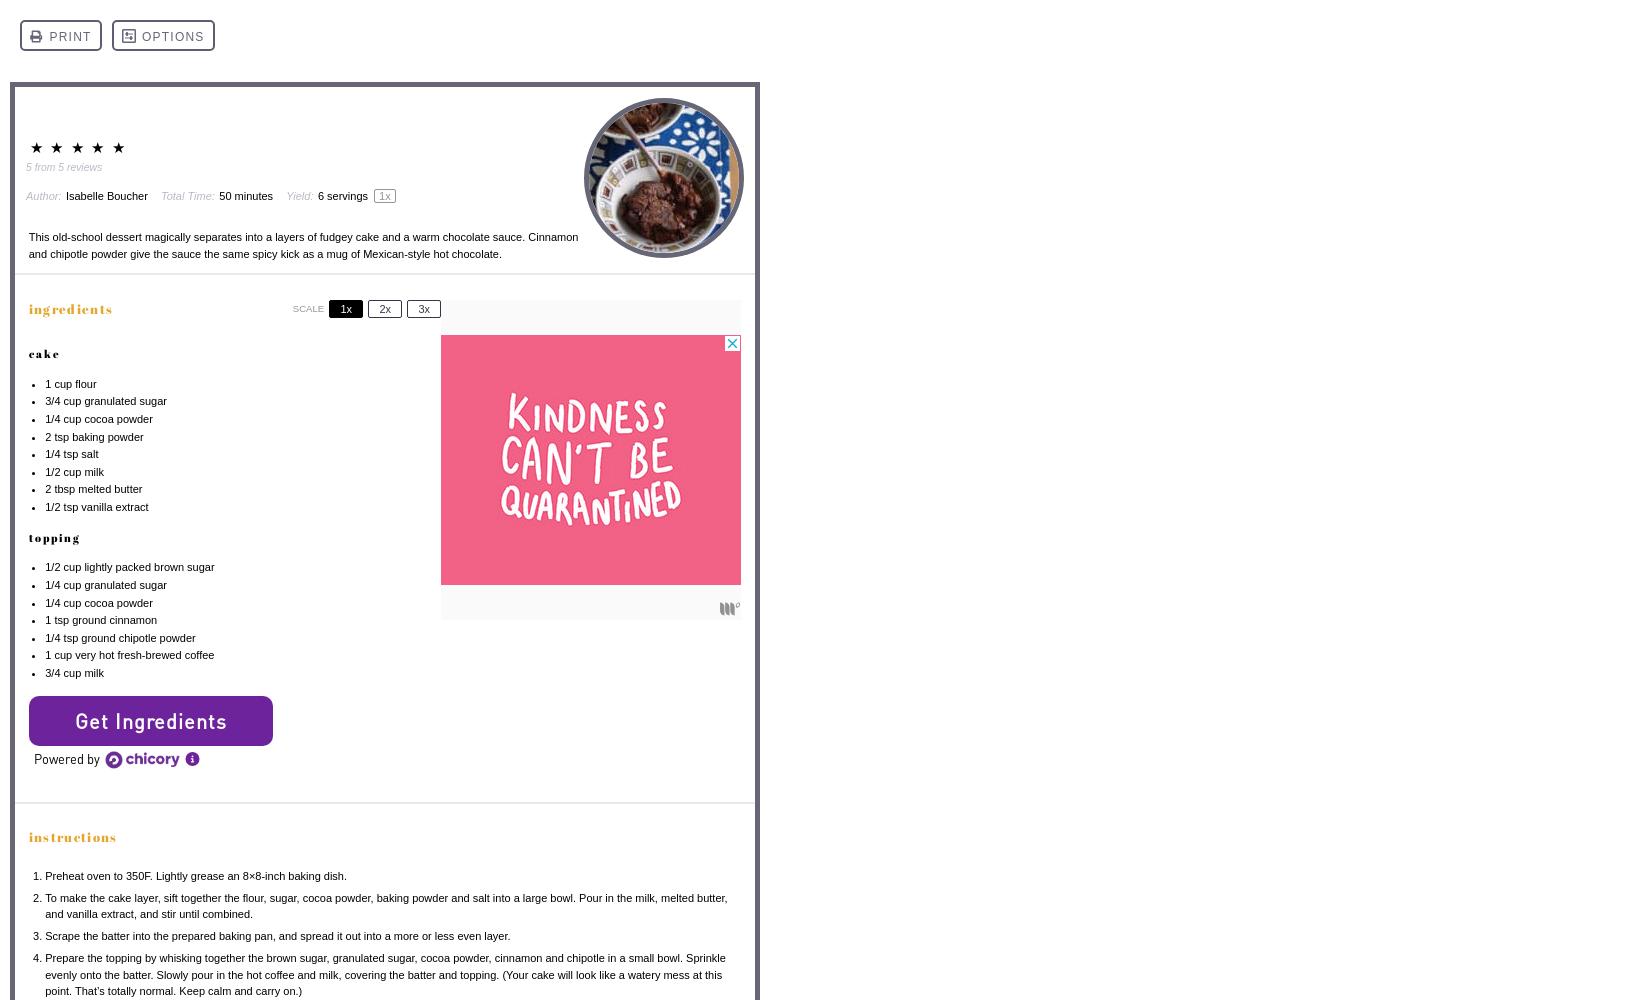  What do you see at coordinates (346, 308) in the screenshot?
I see `'1x'` at bounding box center [346, 308].